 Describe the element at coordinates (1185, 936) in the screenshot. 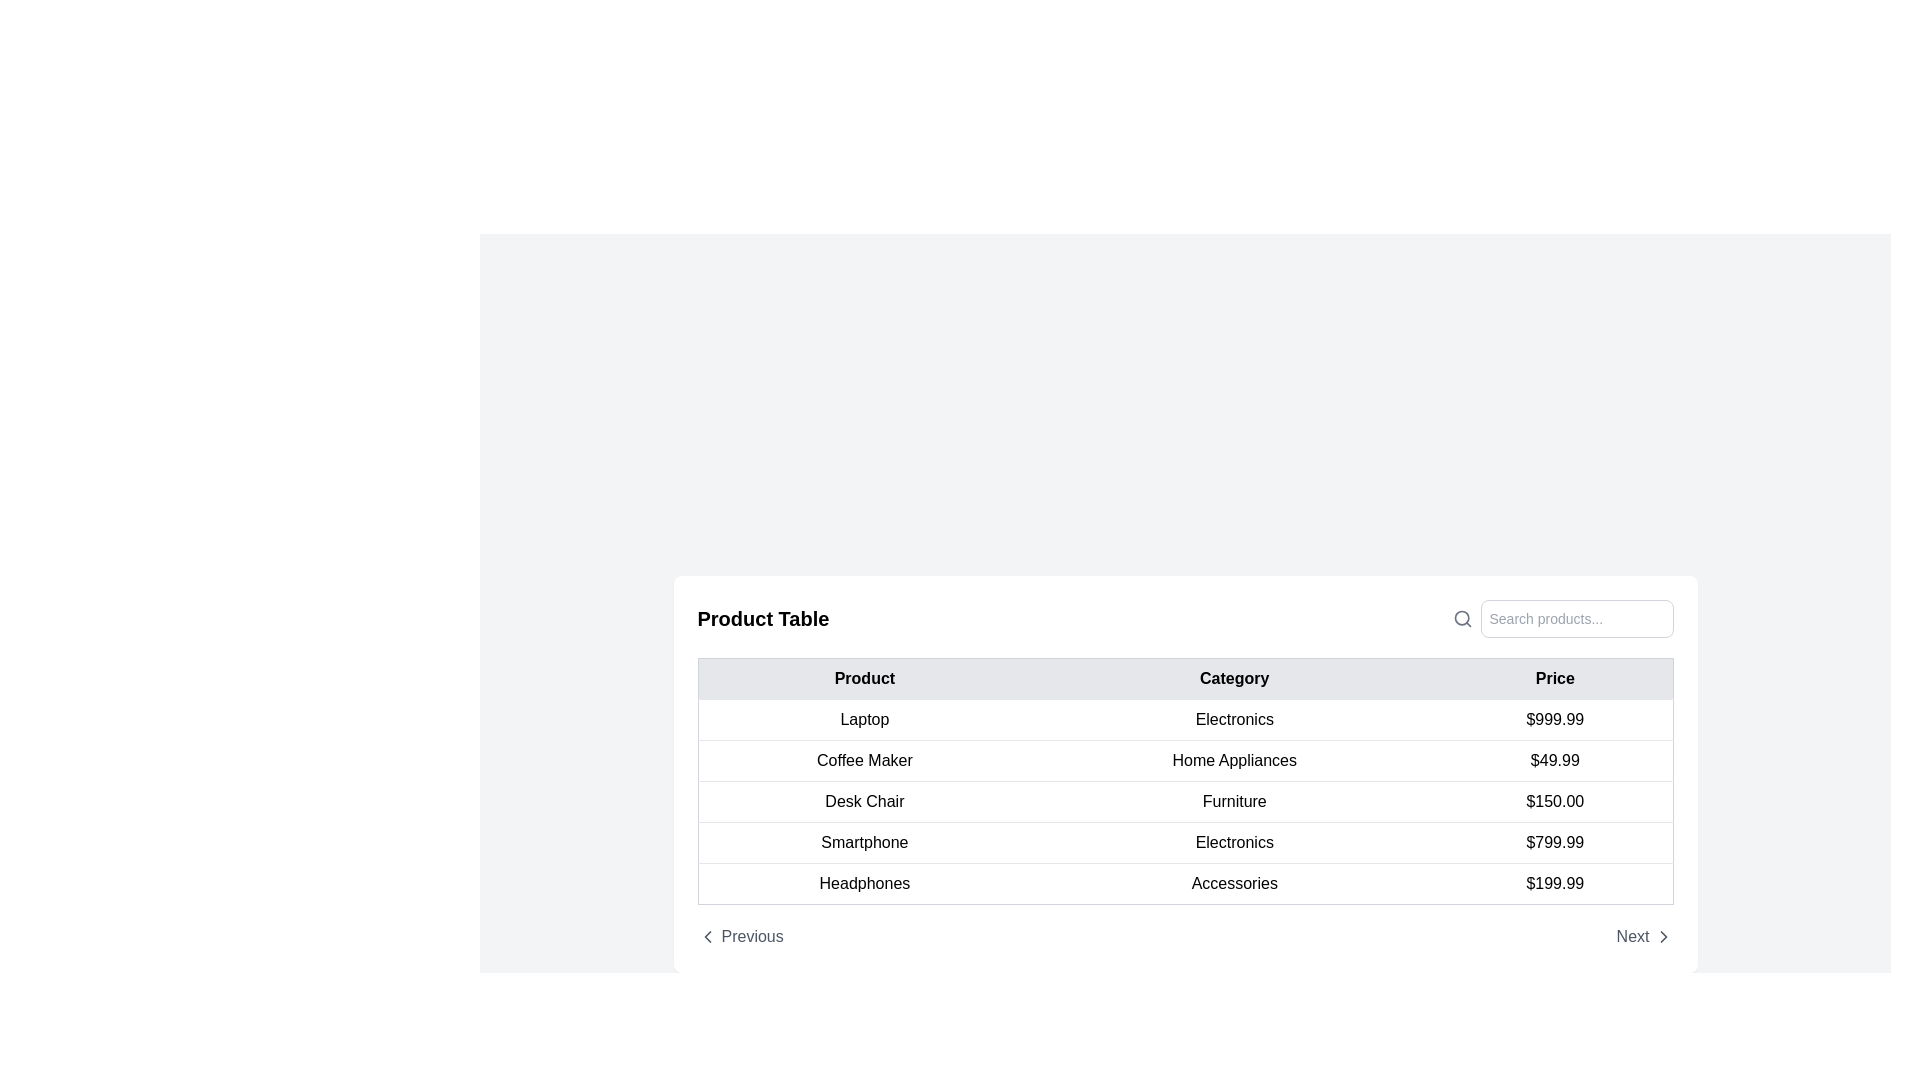

I see `the Navigation bar located at the bottom of the content area` at that location.